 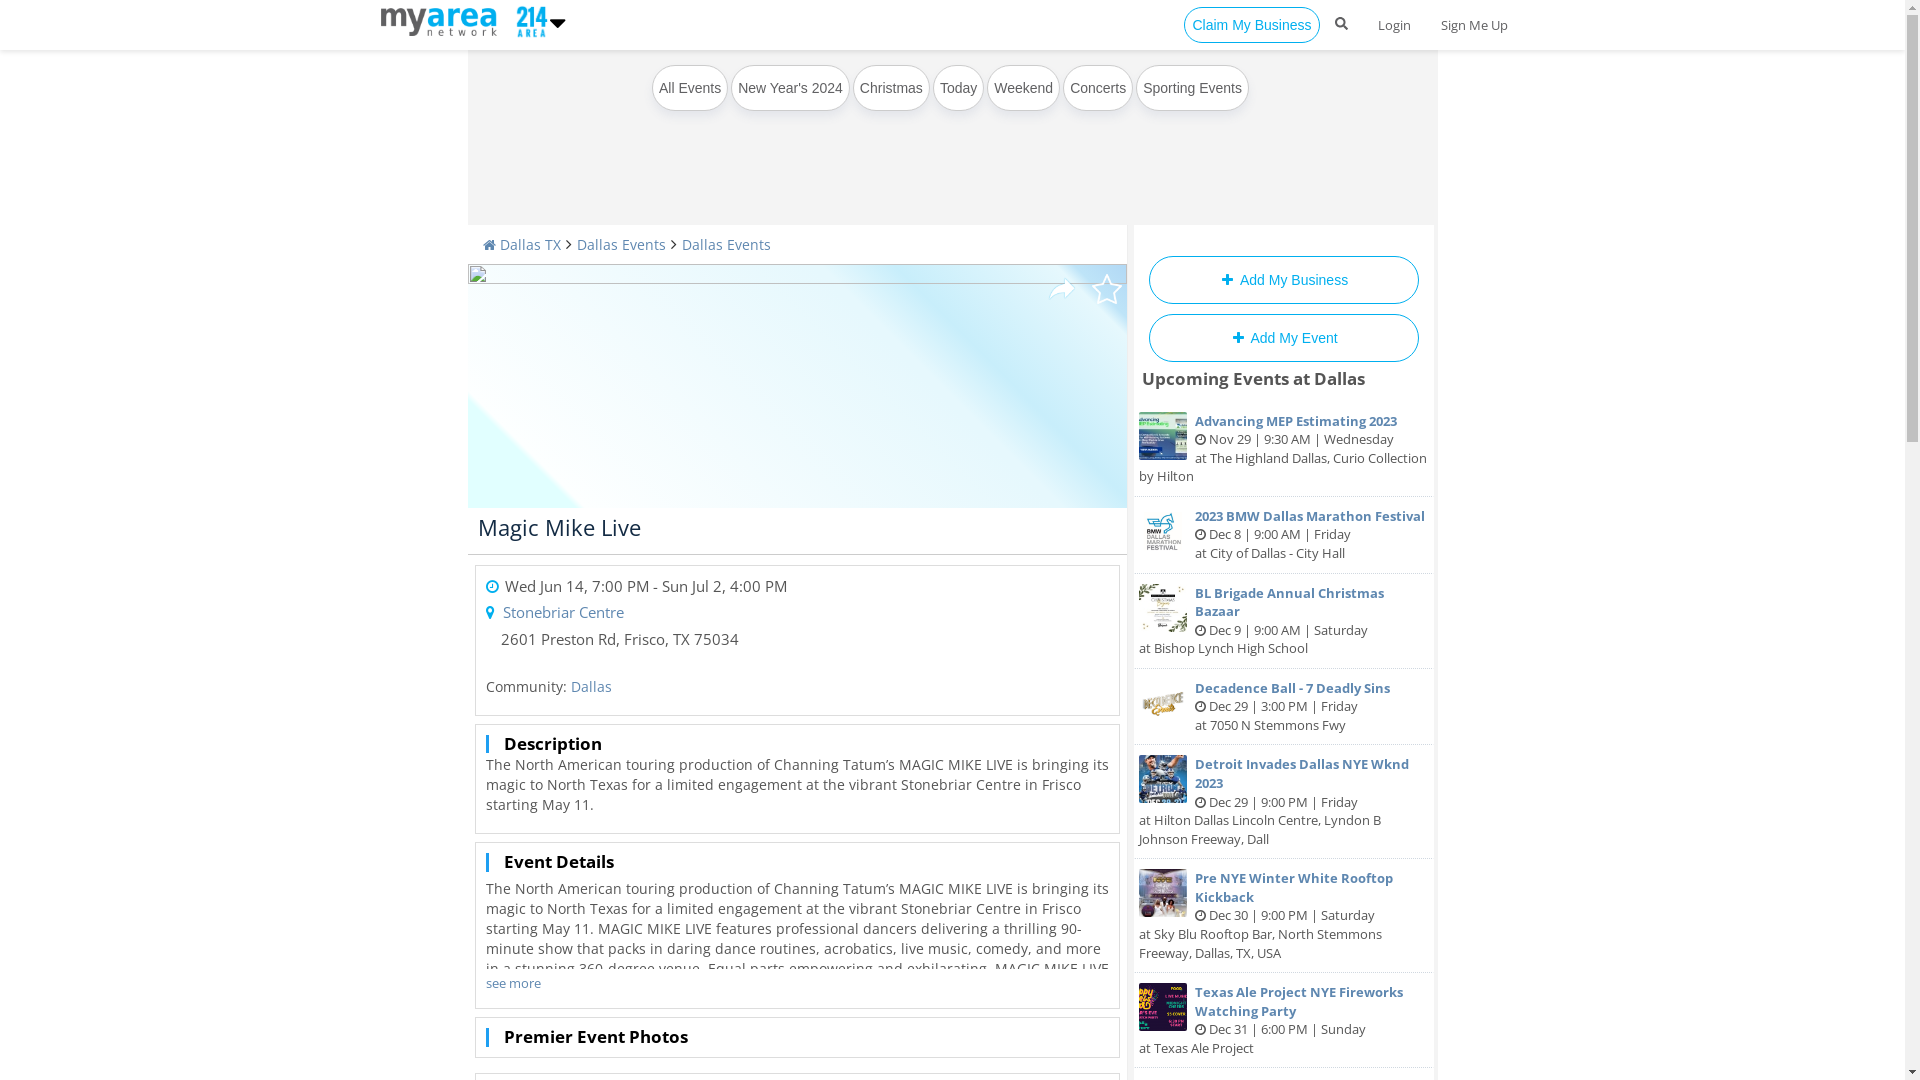 I want to click on 'https://www.214area.com', so click(x=379, y=19).